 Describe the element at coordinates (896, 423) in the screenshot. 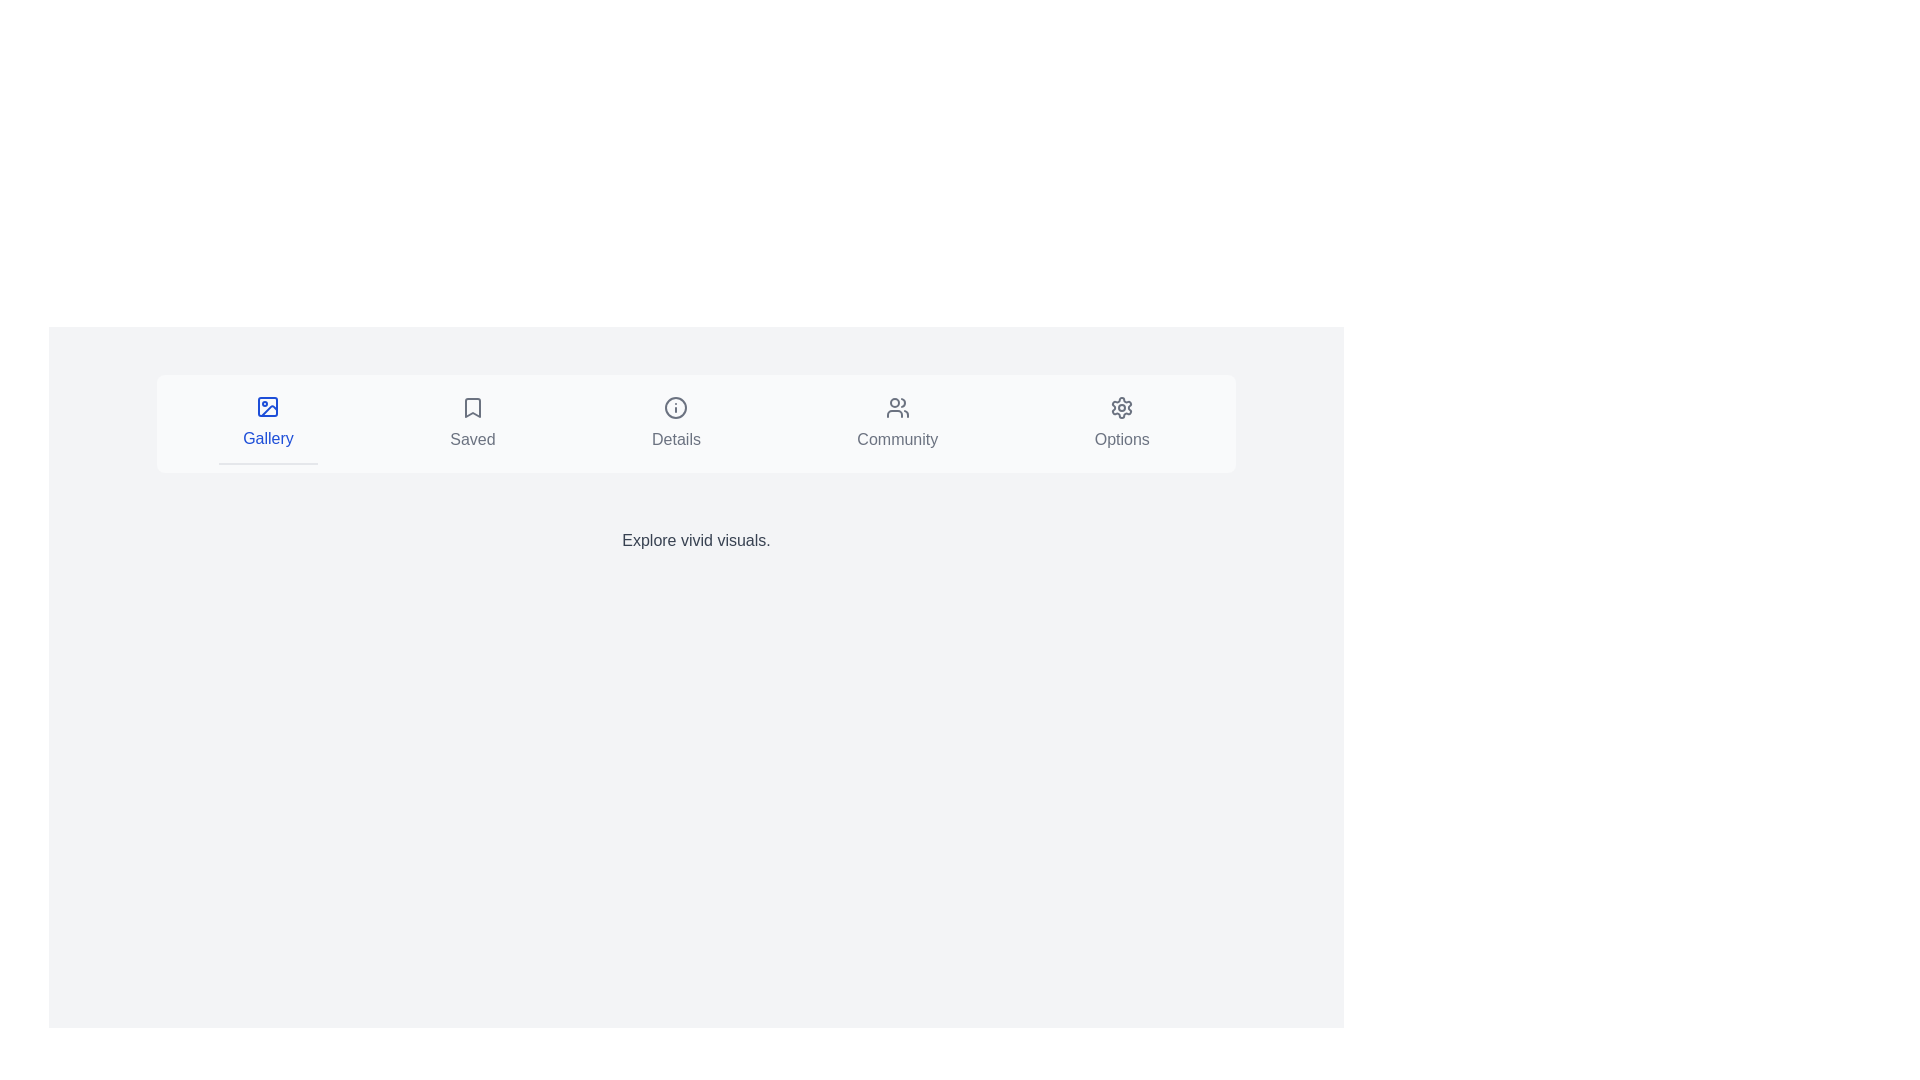

I see `the tab labeled Community to display its associated content` at that location.